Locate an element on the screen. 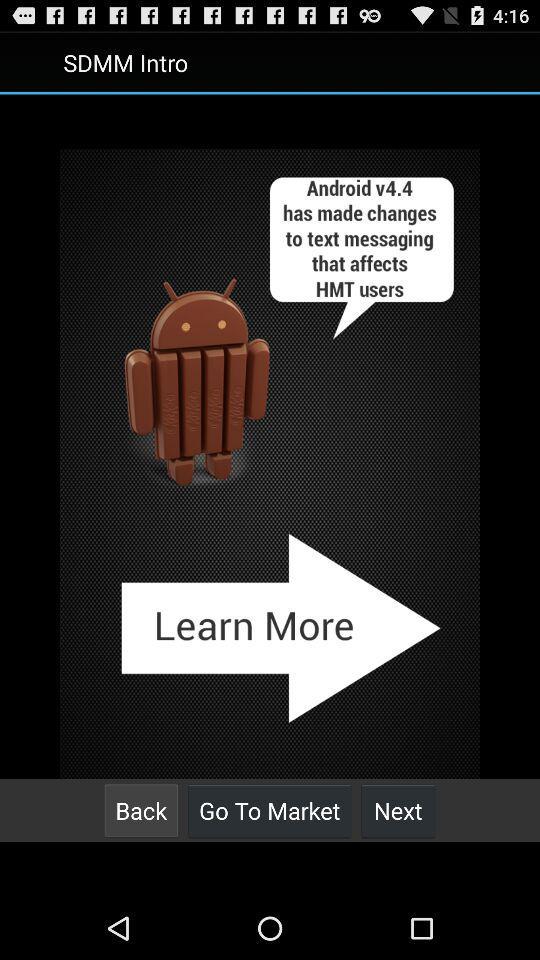 The image size is (540, 960). go to market button is located at coordinates (269, 810).